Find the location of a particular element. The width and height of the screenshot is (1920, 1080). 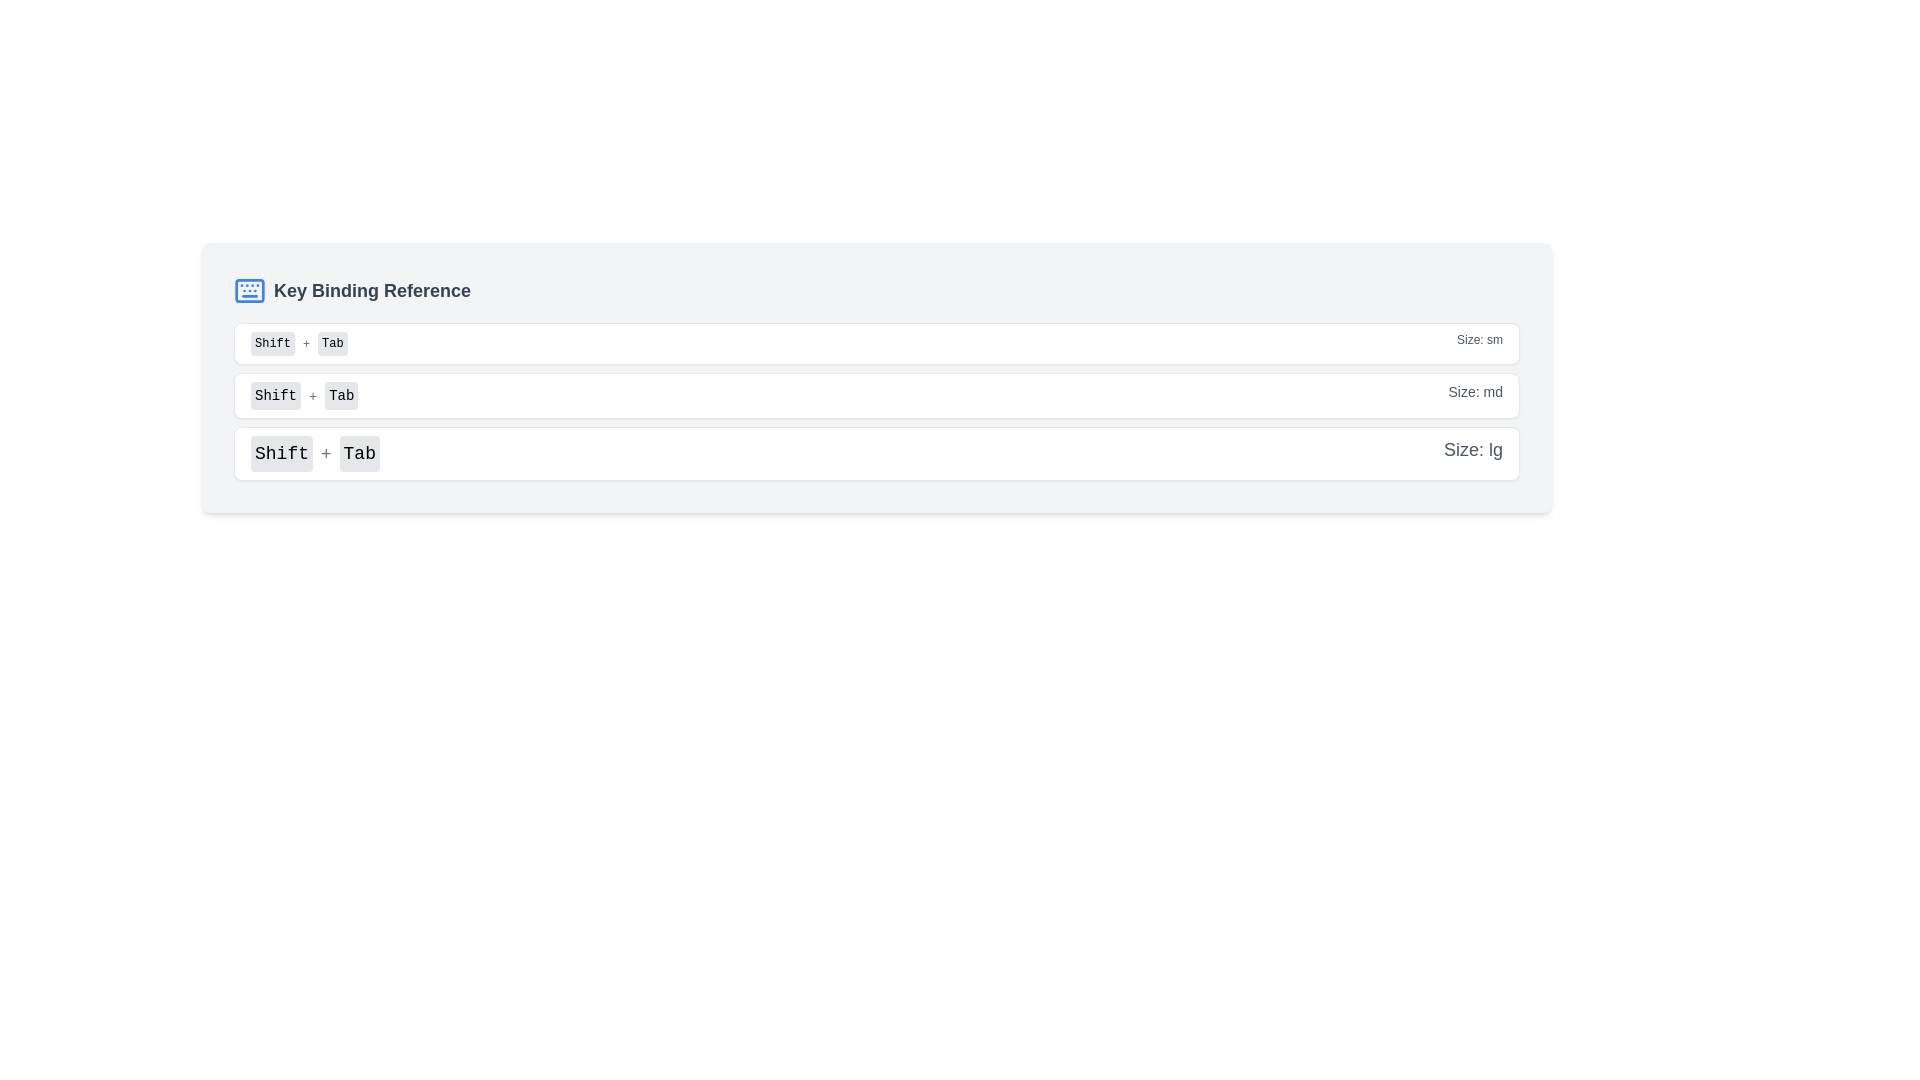

the blue keyboard icon located at the left side of the title 'Key Binding Reference' is located at coordinates (248, 290).